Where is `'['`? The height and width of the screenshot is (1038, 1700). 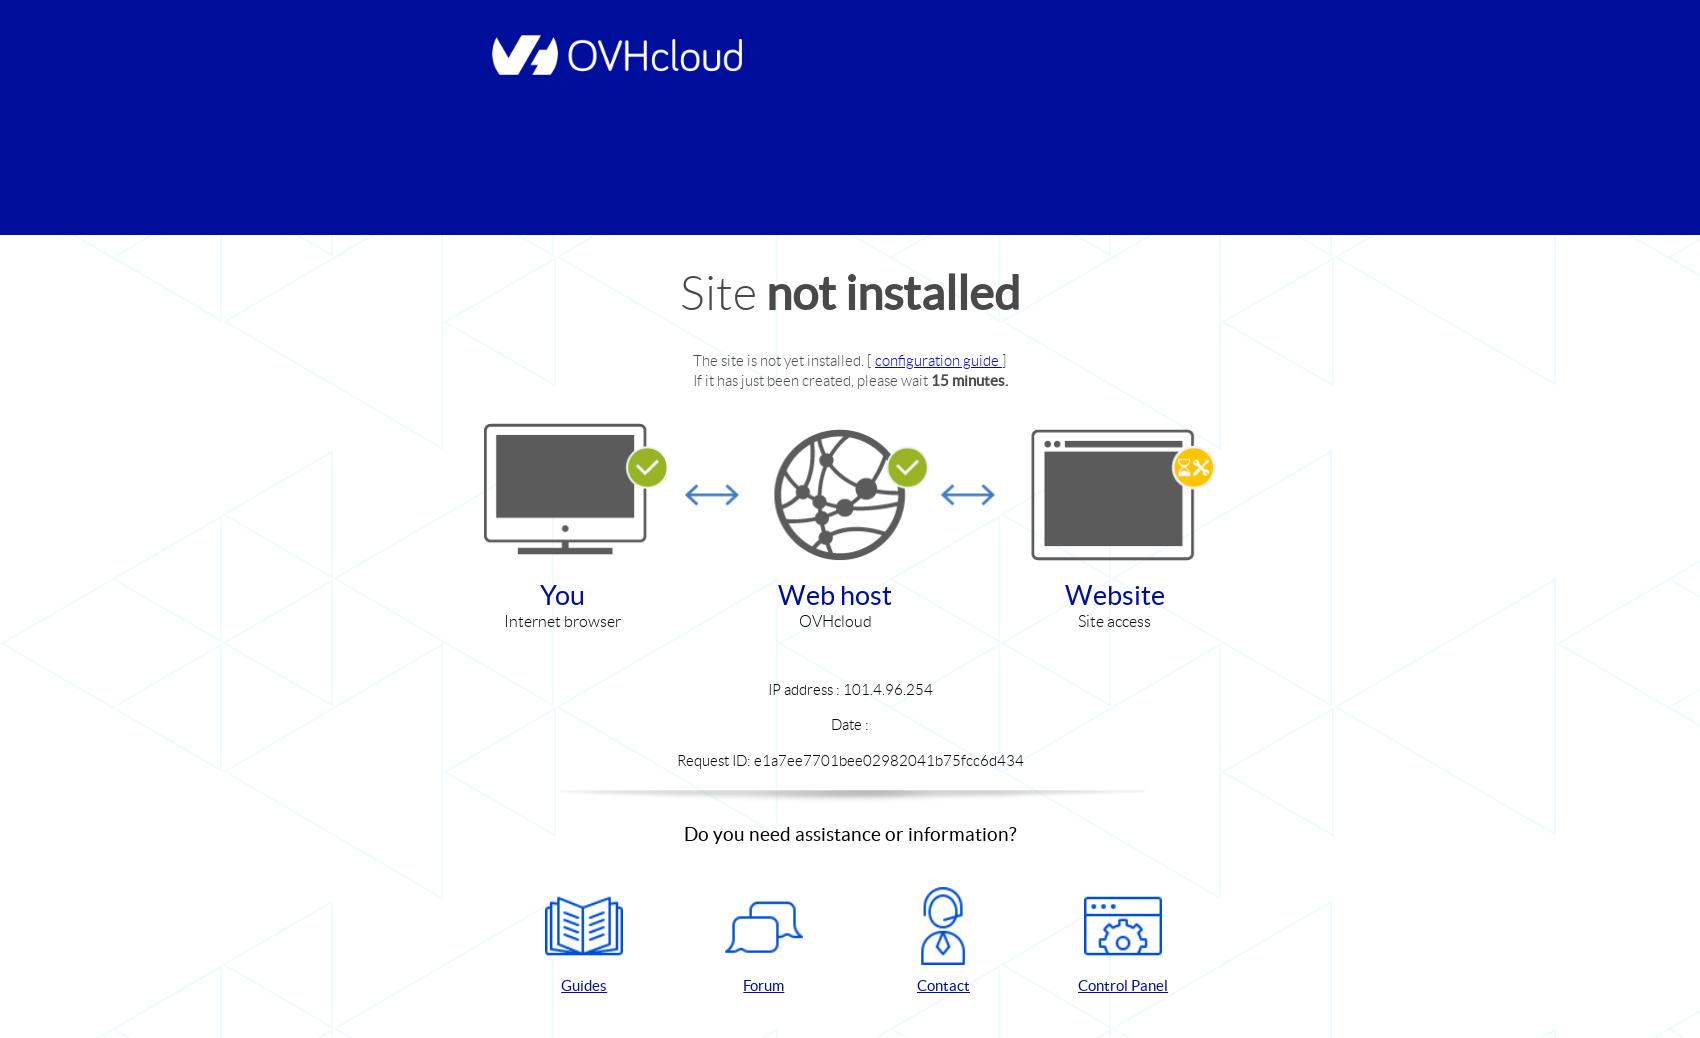 '[' is located at coordinates (869, 360).